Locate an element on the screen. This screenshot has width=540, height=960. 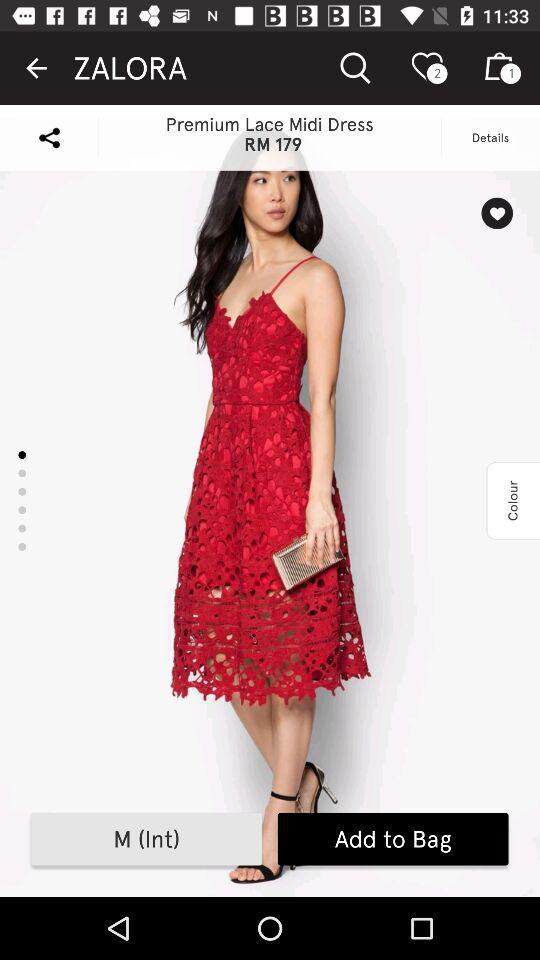
add to bag icon is located at coordinates (393, 839).